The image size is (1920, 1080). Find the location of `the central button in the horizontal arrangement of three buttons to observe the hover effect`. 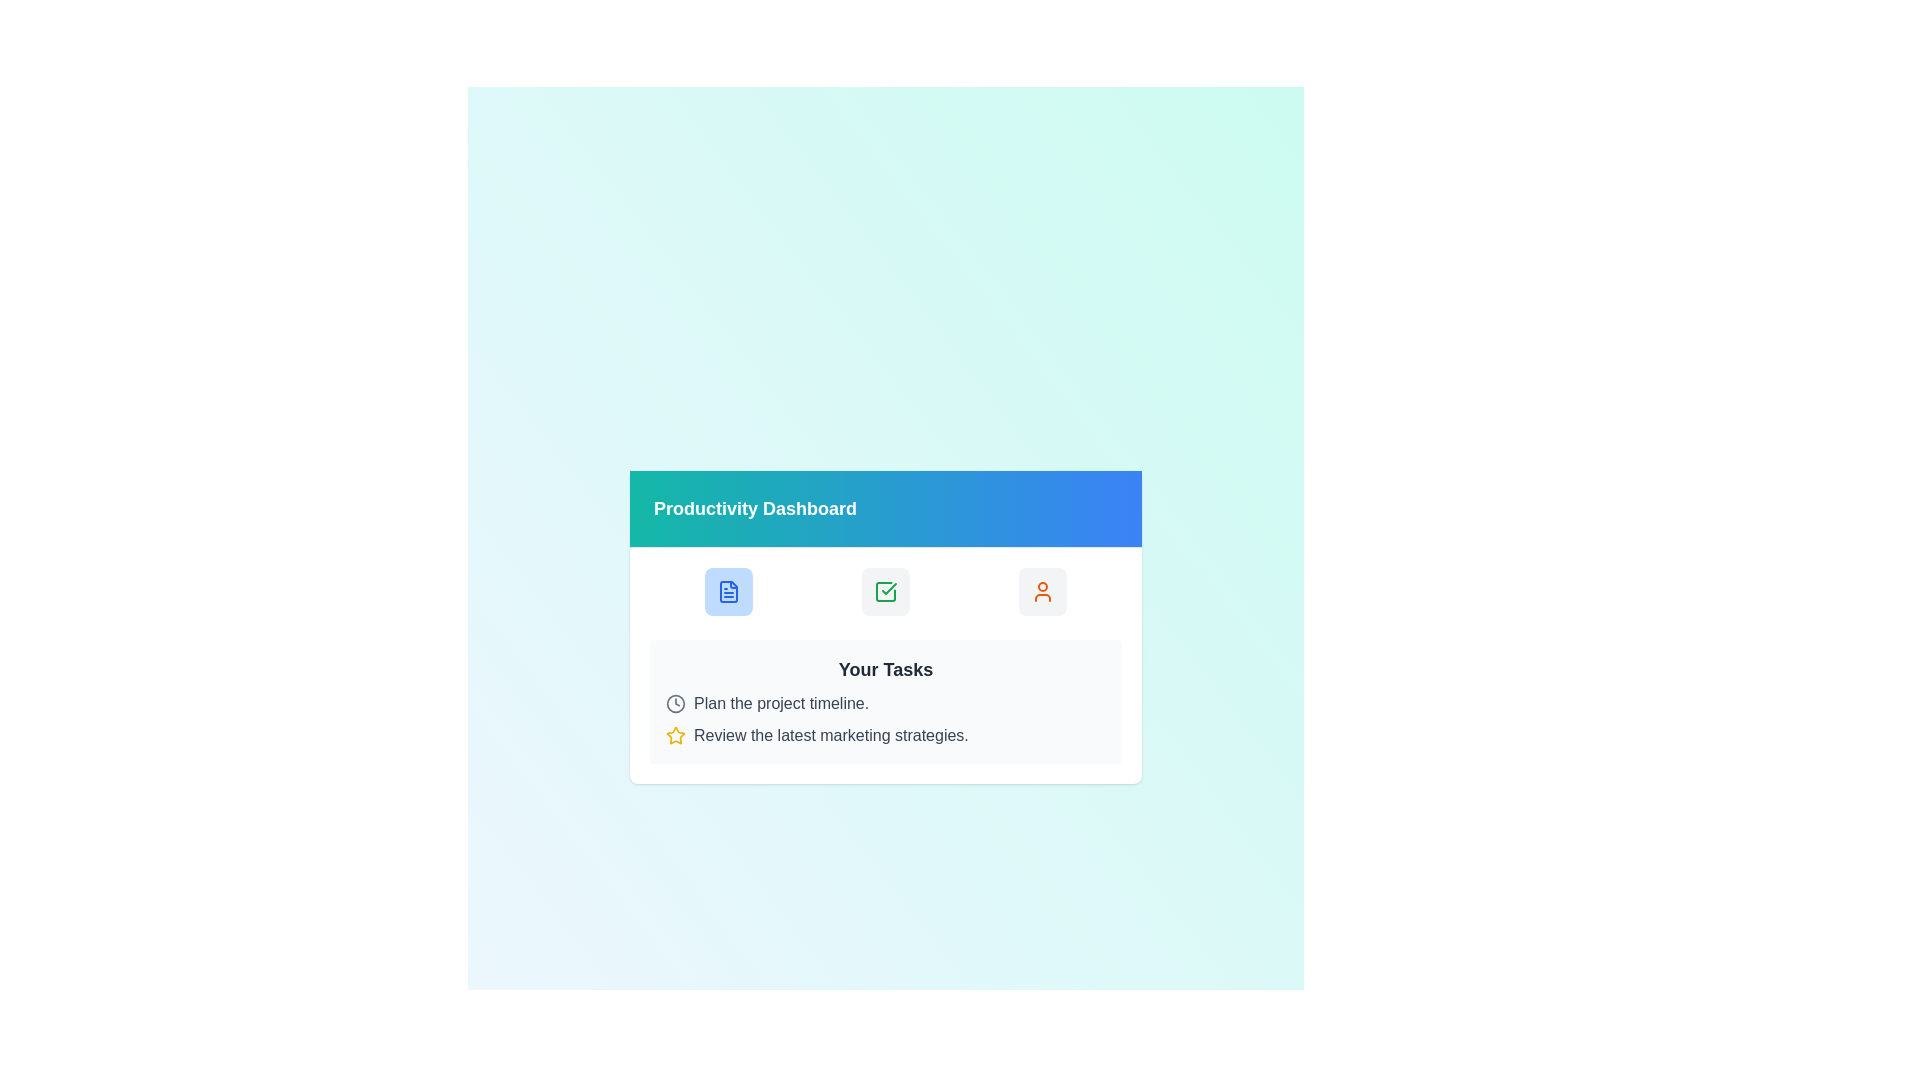

the central button in the horizontal arrangement of three buttons to observe the hover effect is located at coordinates (884, 590).